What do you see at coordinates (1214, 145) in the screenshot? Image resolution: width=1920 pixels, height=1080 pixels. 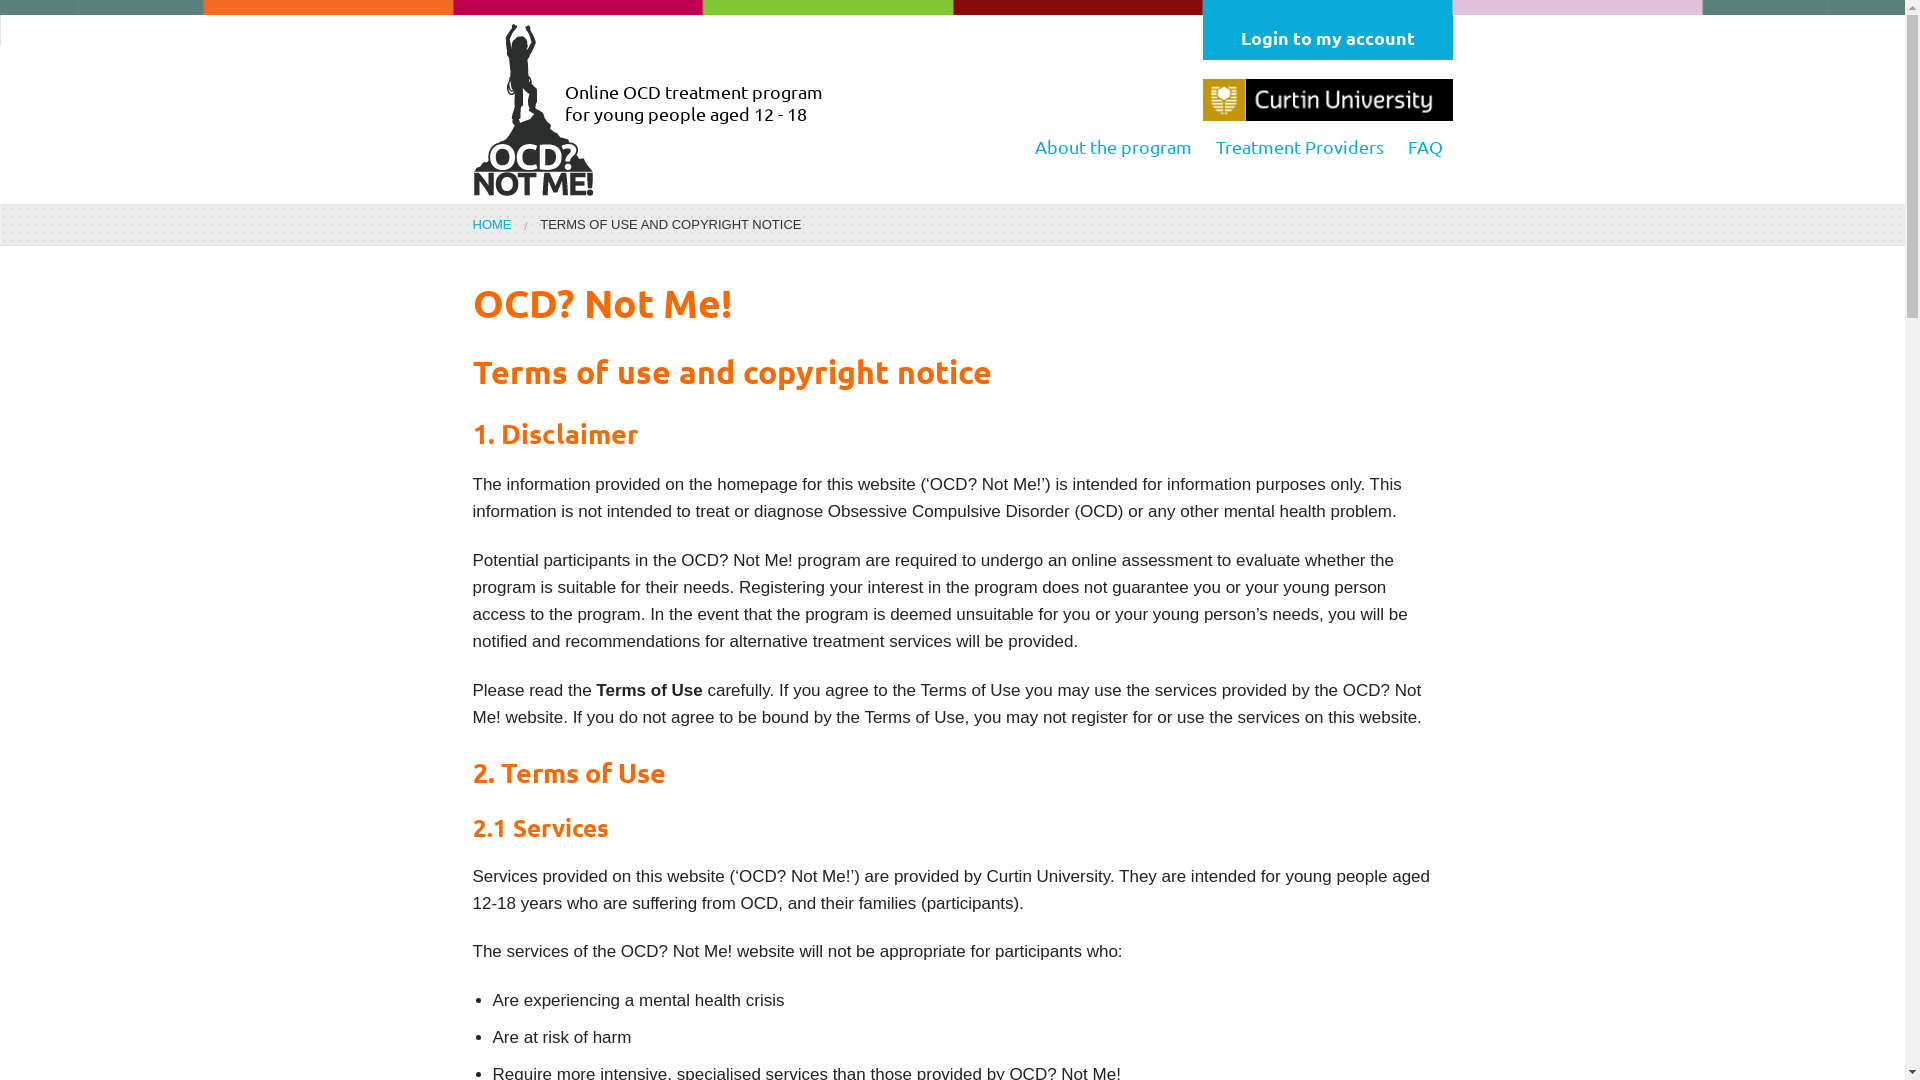 I see `'Treatment Providers'` at bounding box center [1214, 145].